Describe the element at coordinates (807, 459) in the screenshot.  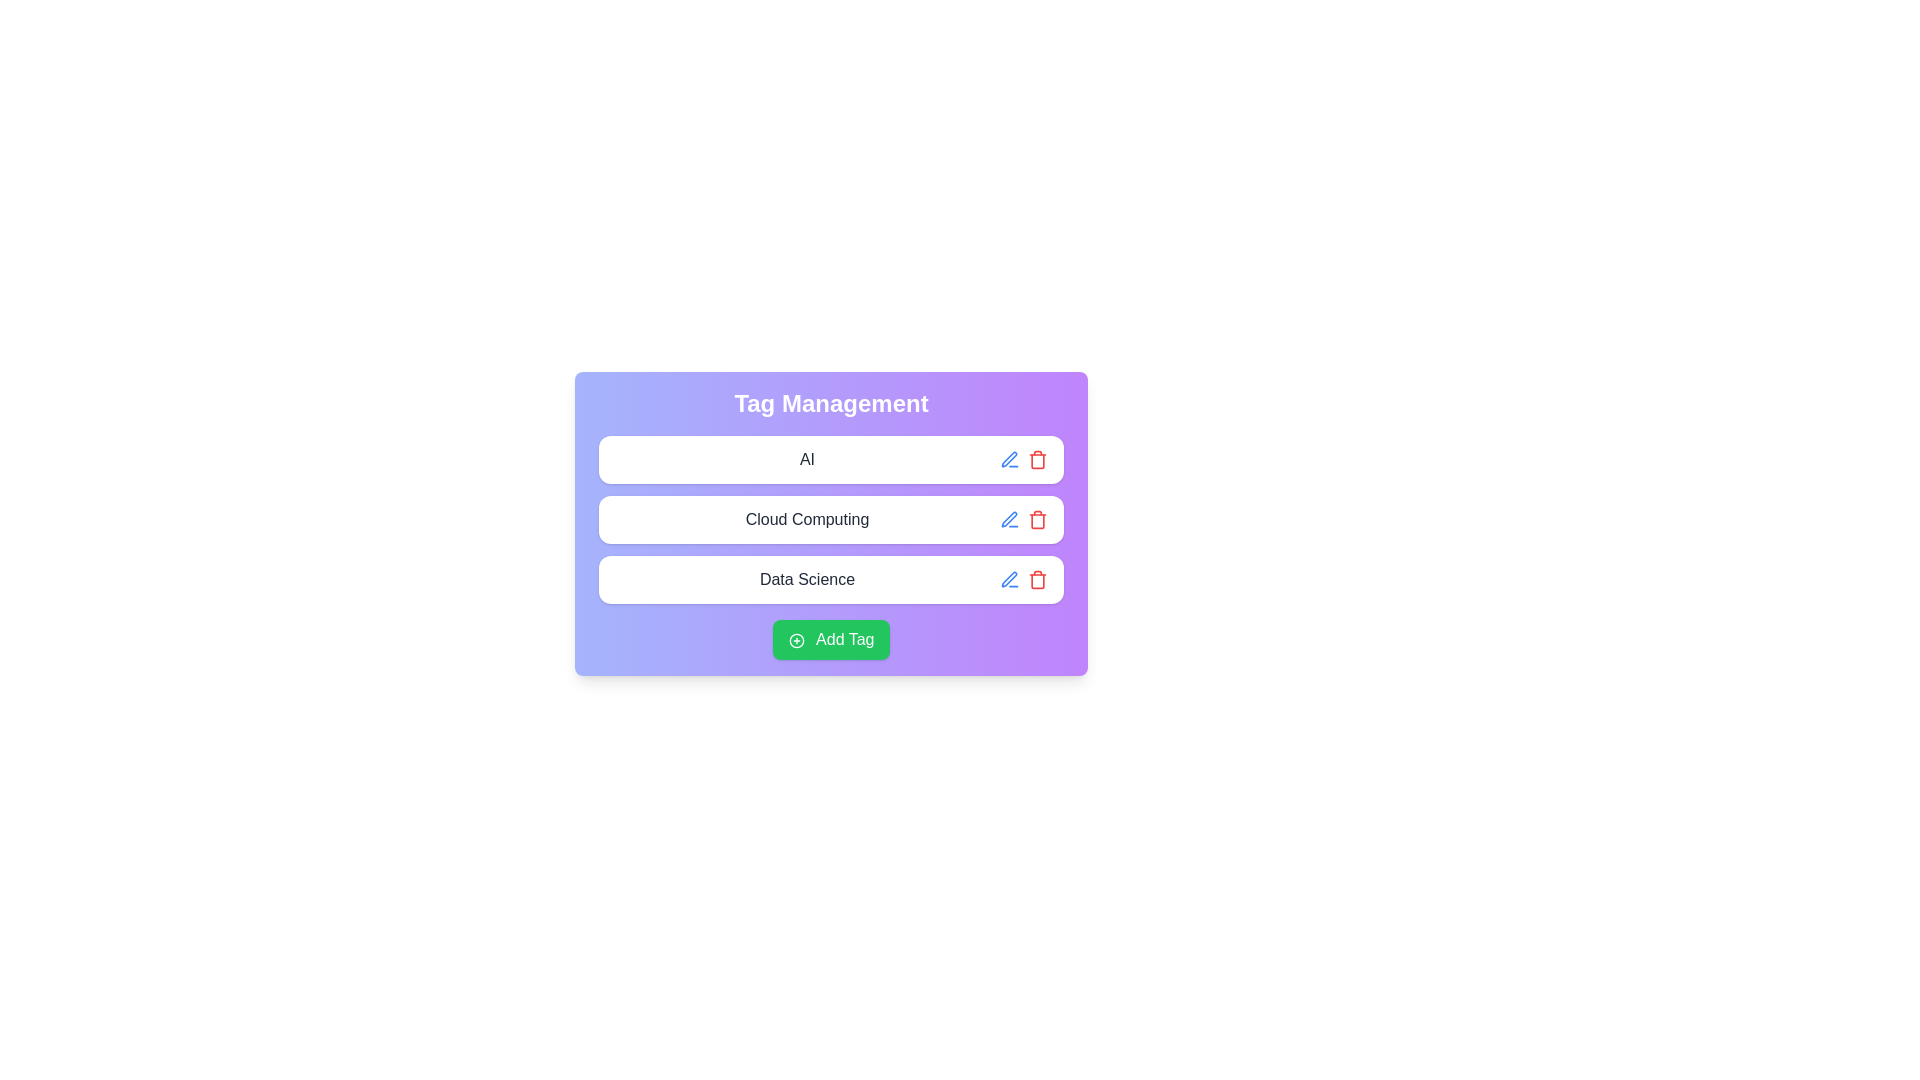
I see `the 'AI' text label located in the 'Tag Management' section, which is the first label in a vertical list and positioned above 'Cloud Computing' and 'Data Science'` at that location.